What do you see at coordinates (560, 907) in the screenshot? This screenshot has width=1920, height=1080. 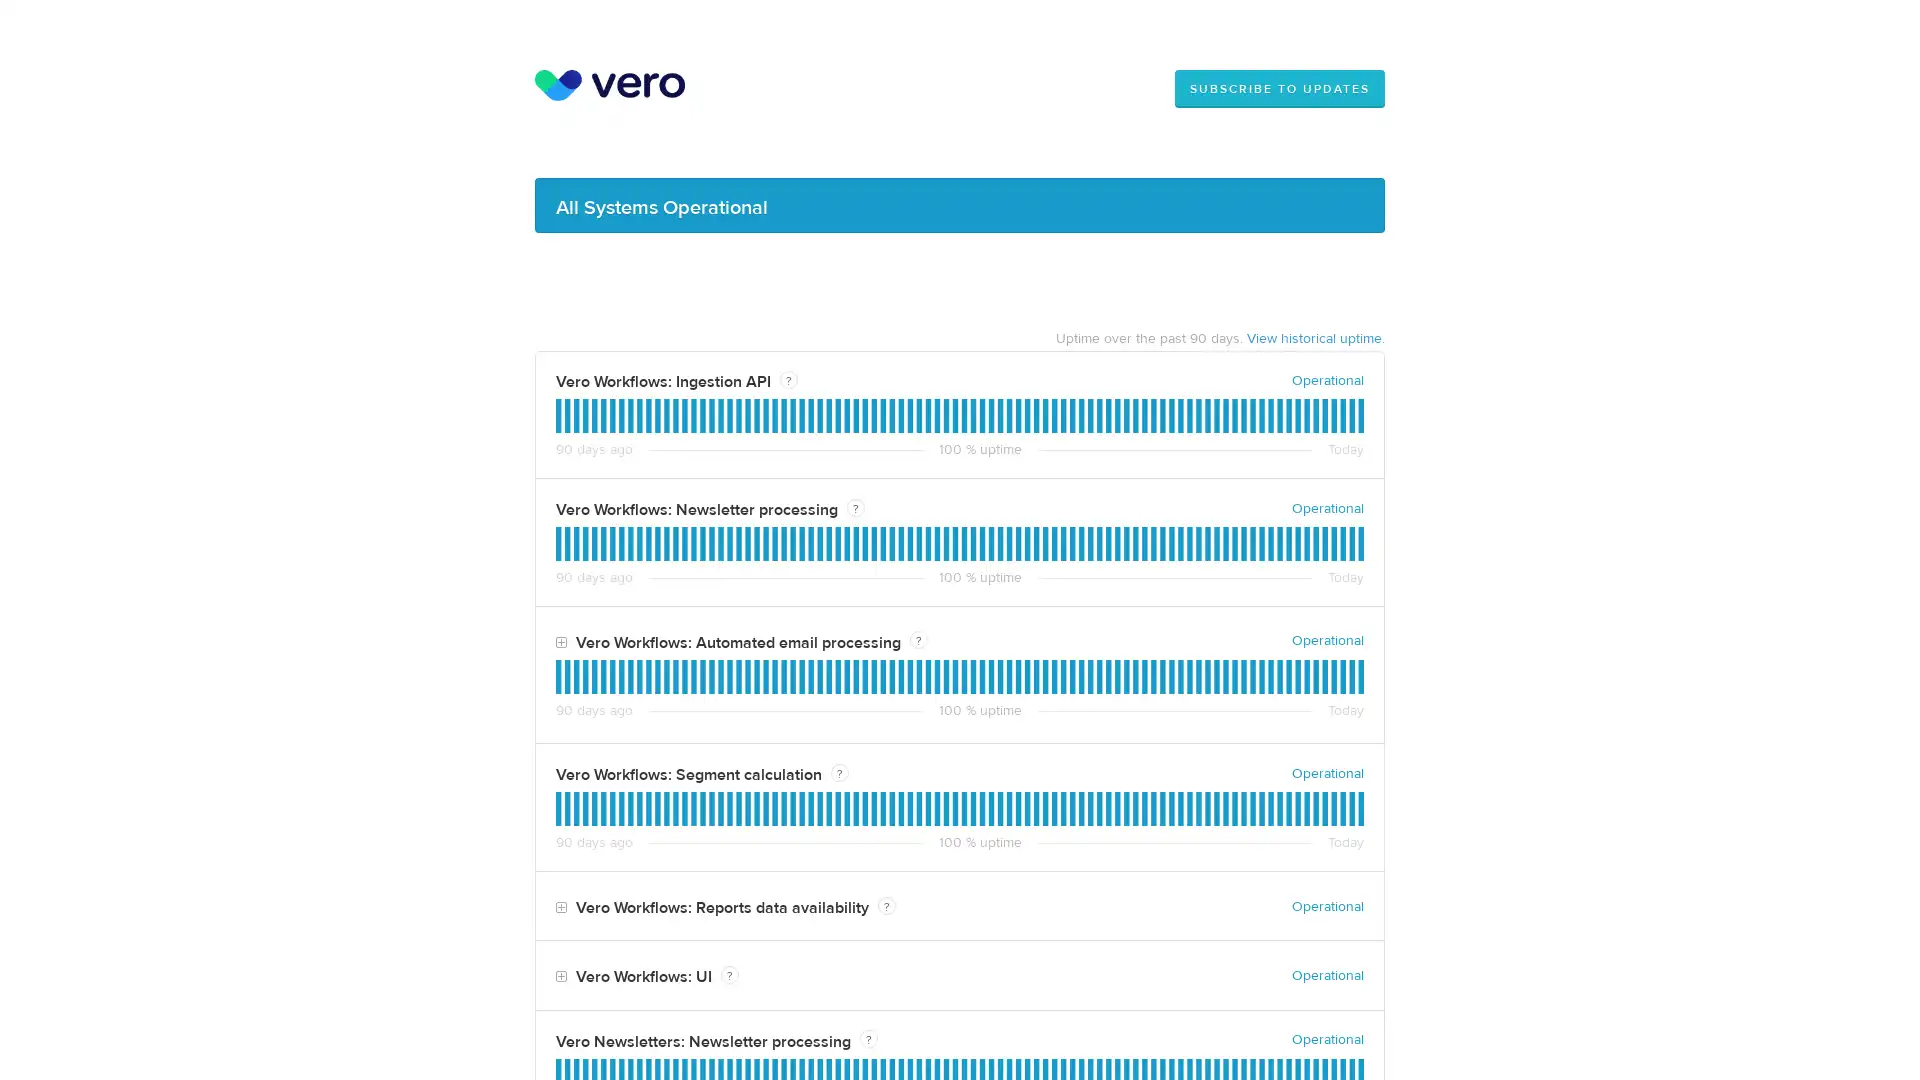 I see `Toggle Vero Workflows: Reports data availability` at bounding box center [560, 907].